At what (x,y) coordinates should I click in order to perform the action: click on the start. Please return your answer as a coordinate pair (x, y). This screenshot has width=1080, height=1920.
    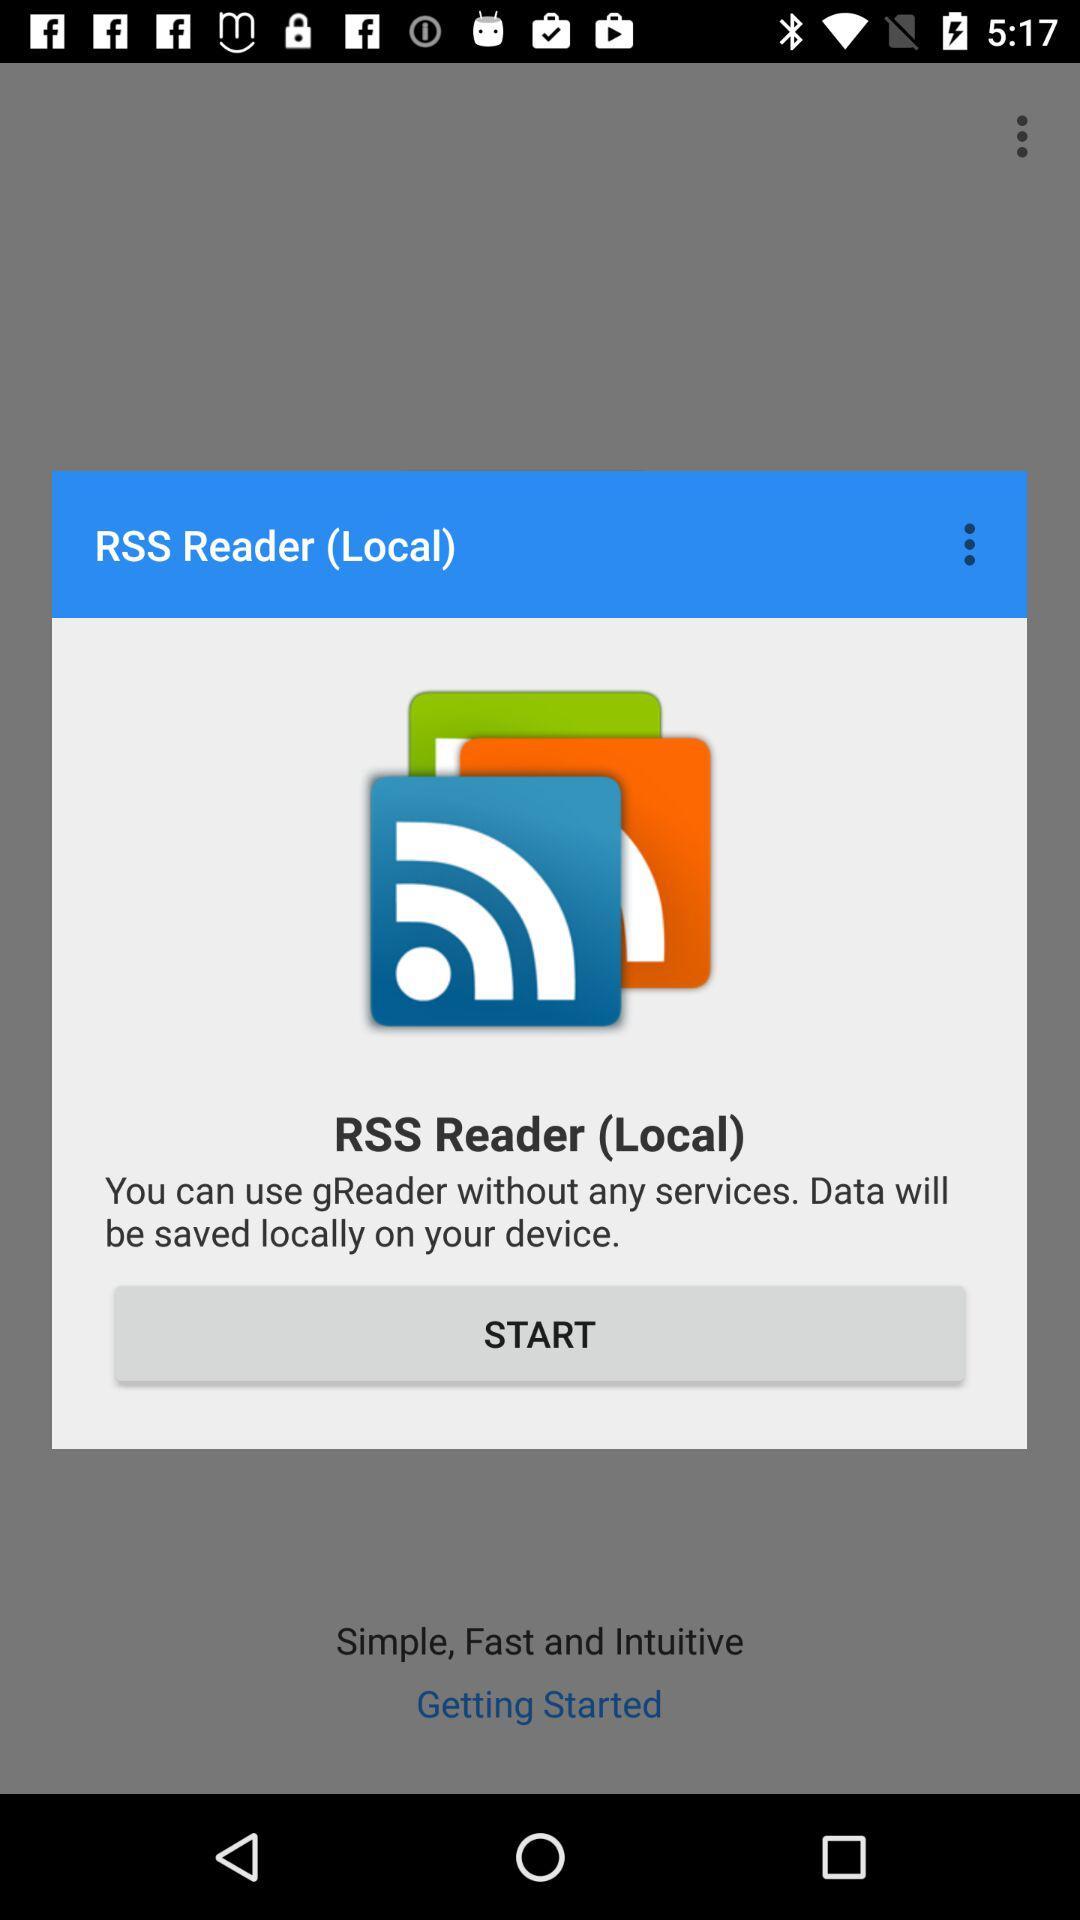
    Looking at the image, I should click on (540, 1333).